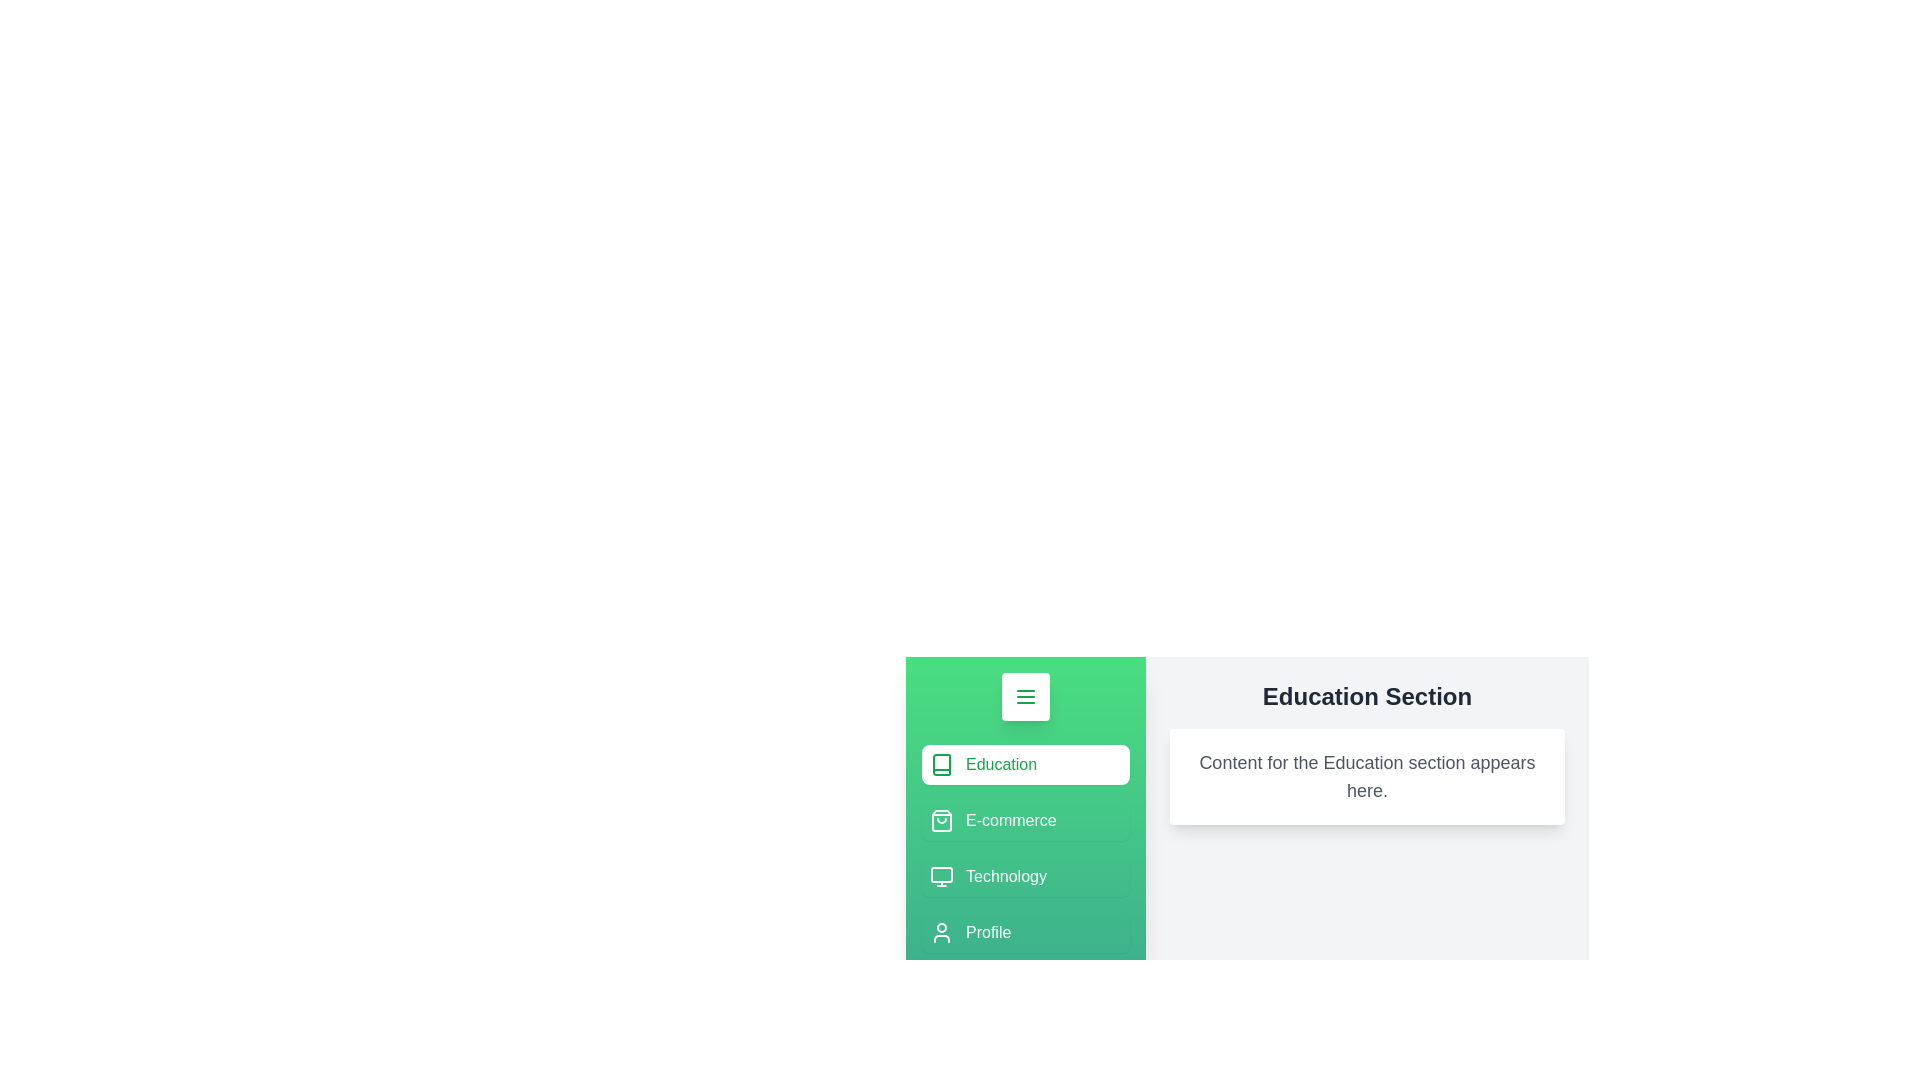  What do you see at coordinates (1026, 933) in the screenshot?
I see `the section Profile in the drawer` at bounding box center [1026, 933].